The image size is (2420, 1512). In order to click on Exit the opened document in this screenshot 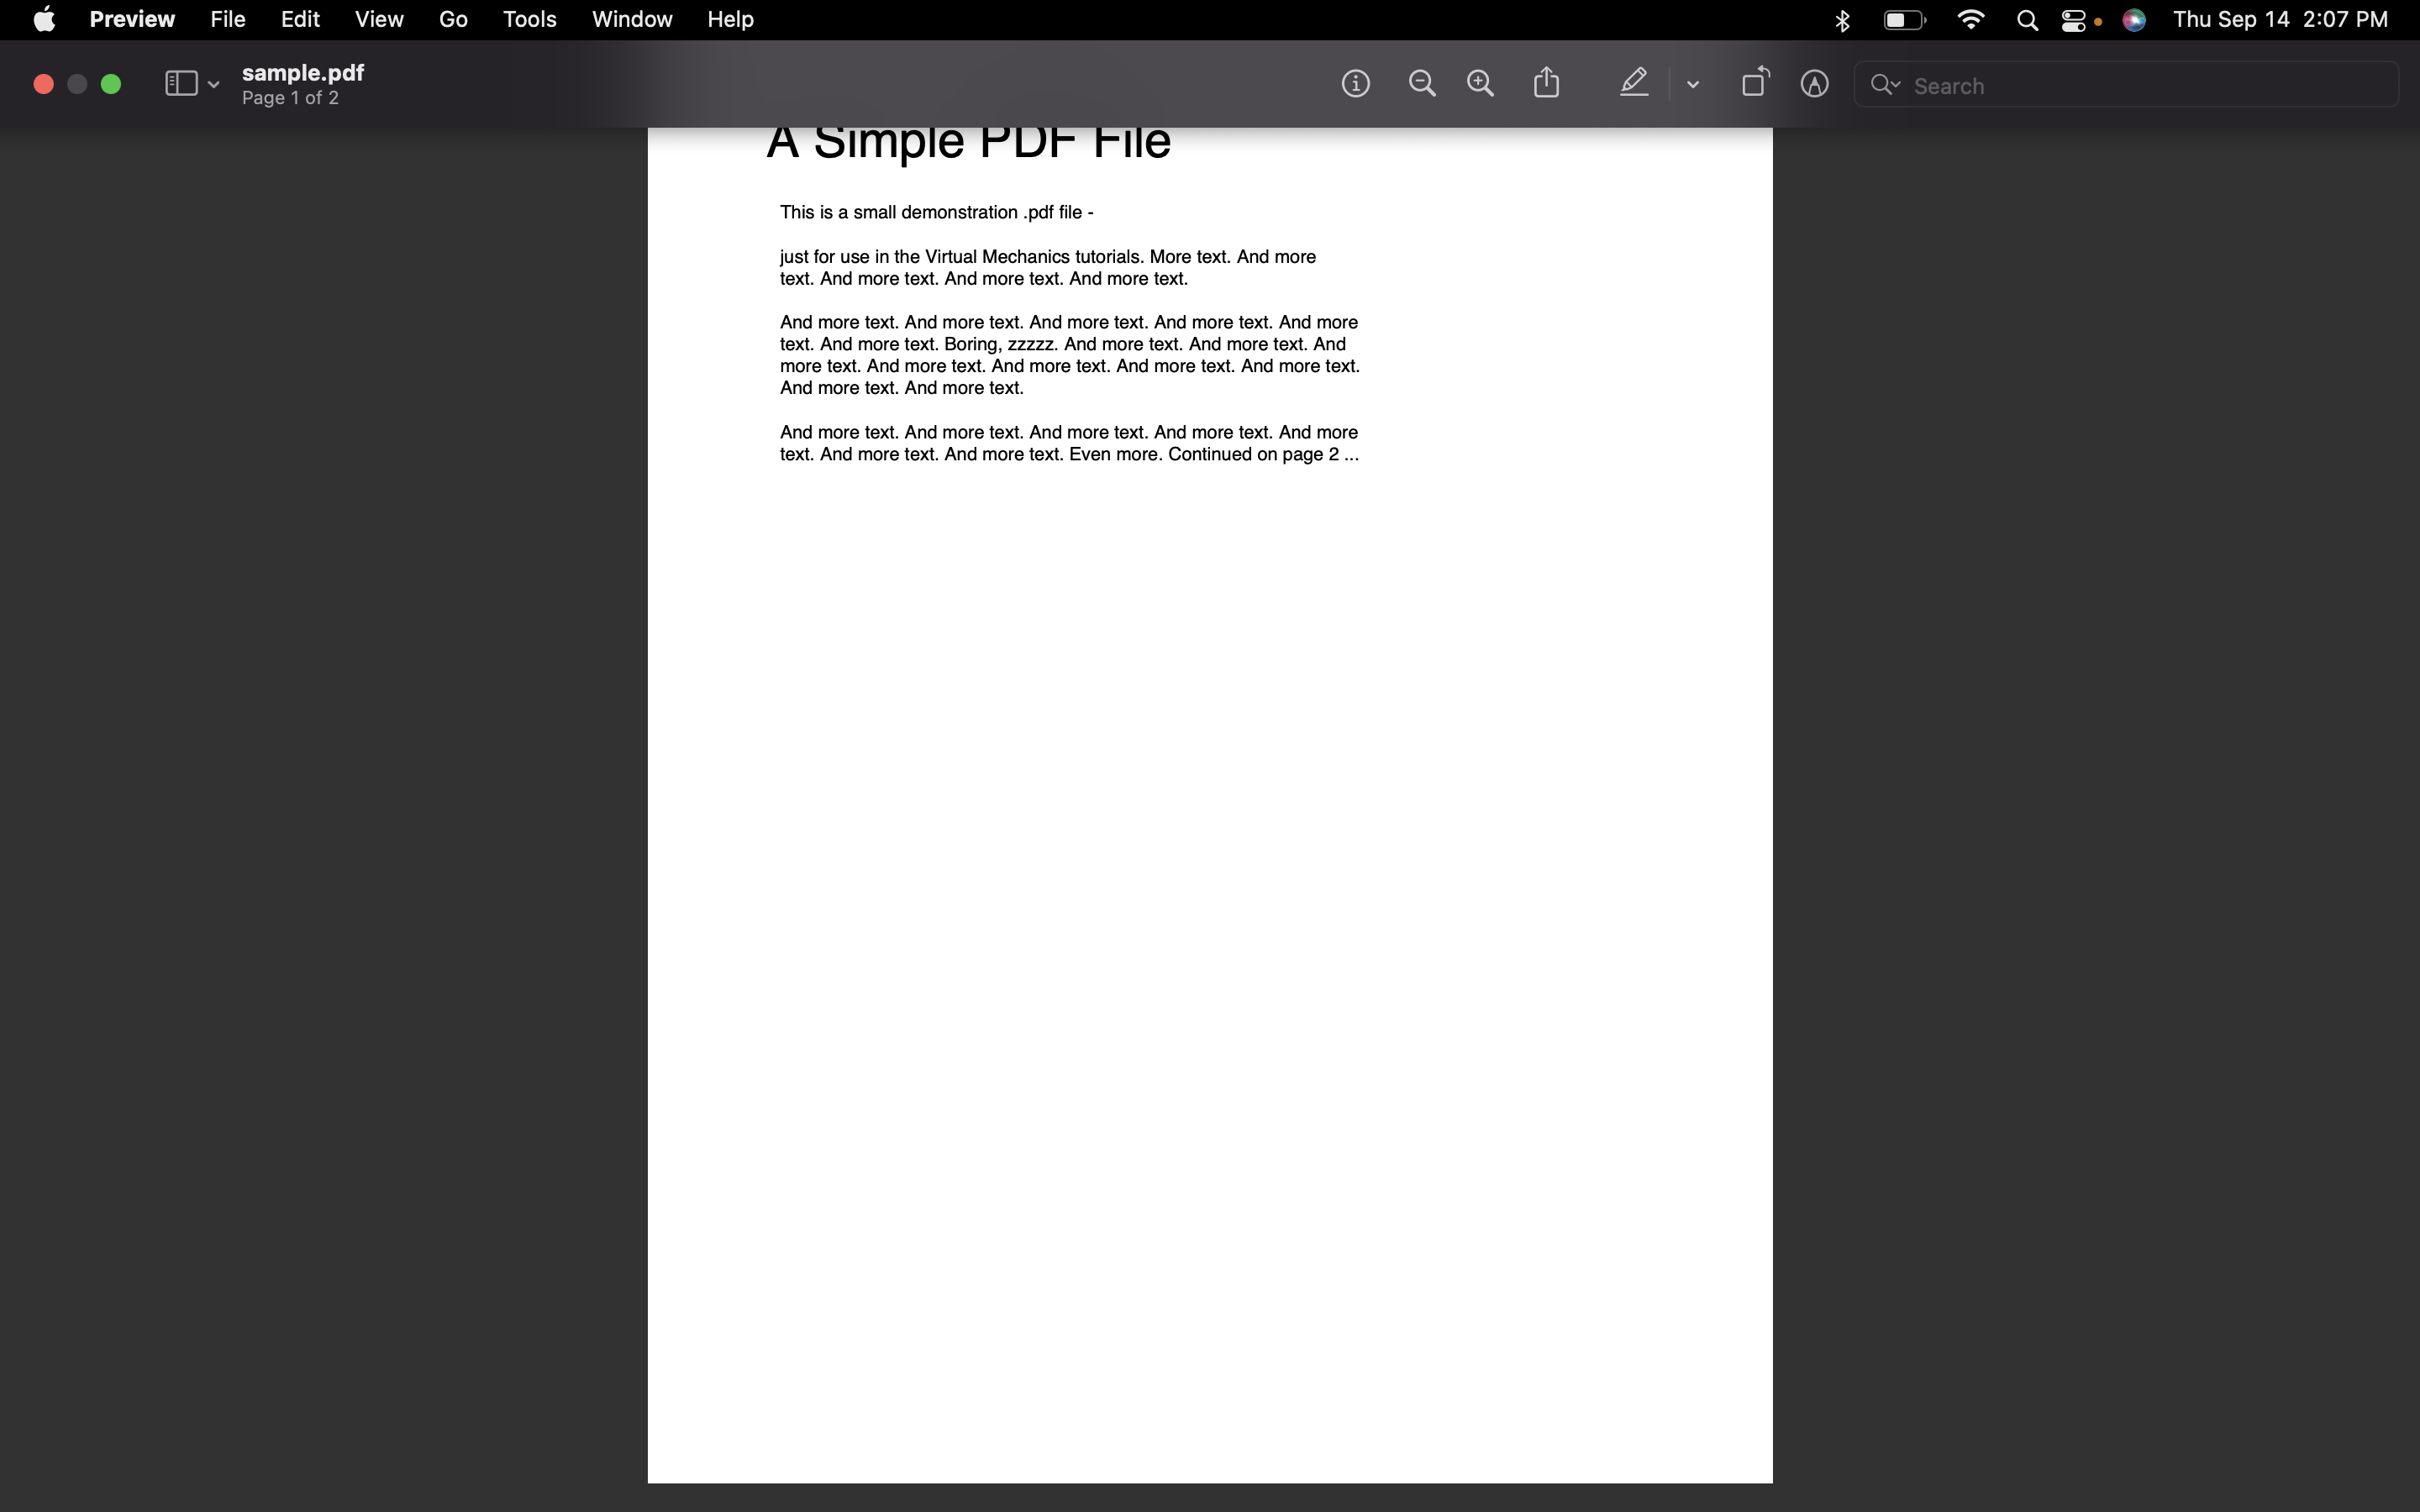, I will do `click(43, 83)`.